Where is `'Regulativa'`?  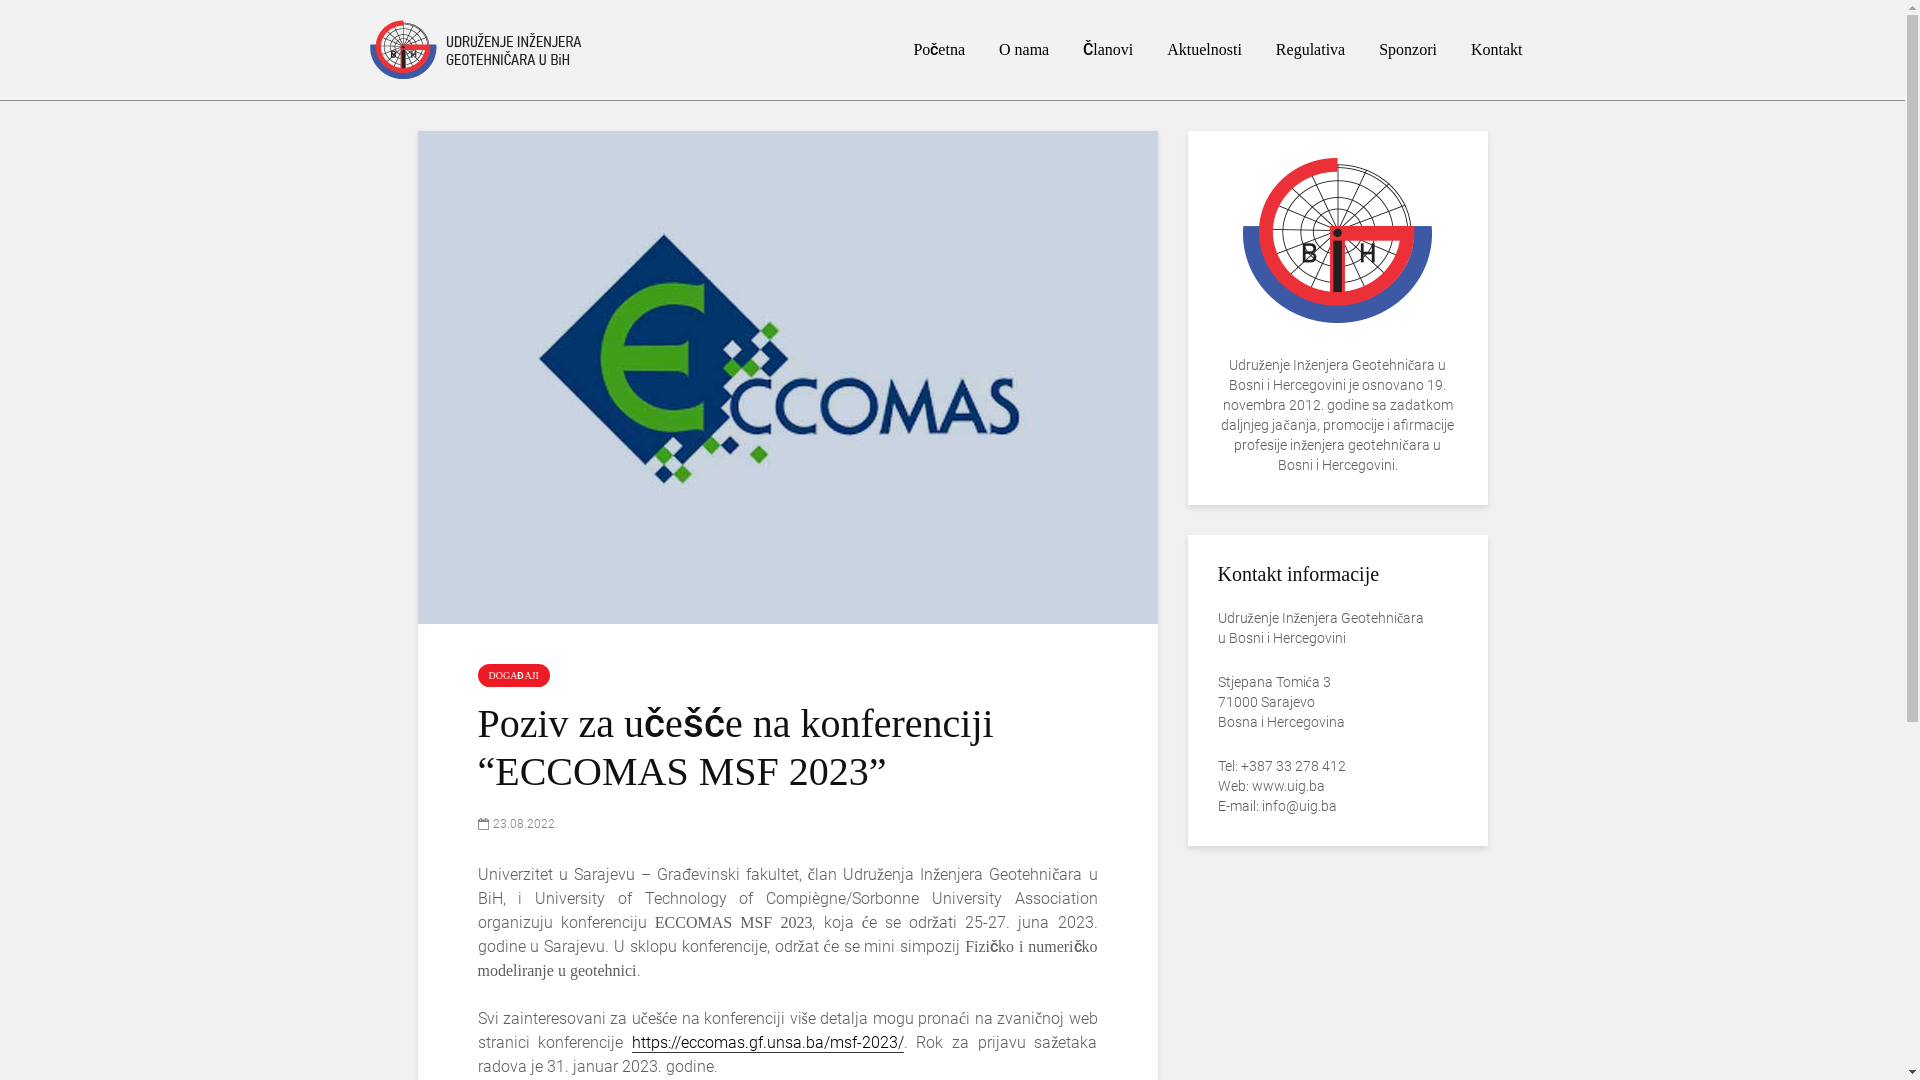 'Regulativa' is located at coordinates (1310, 49).